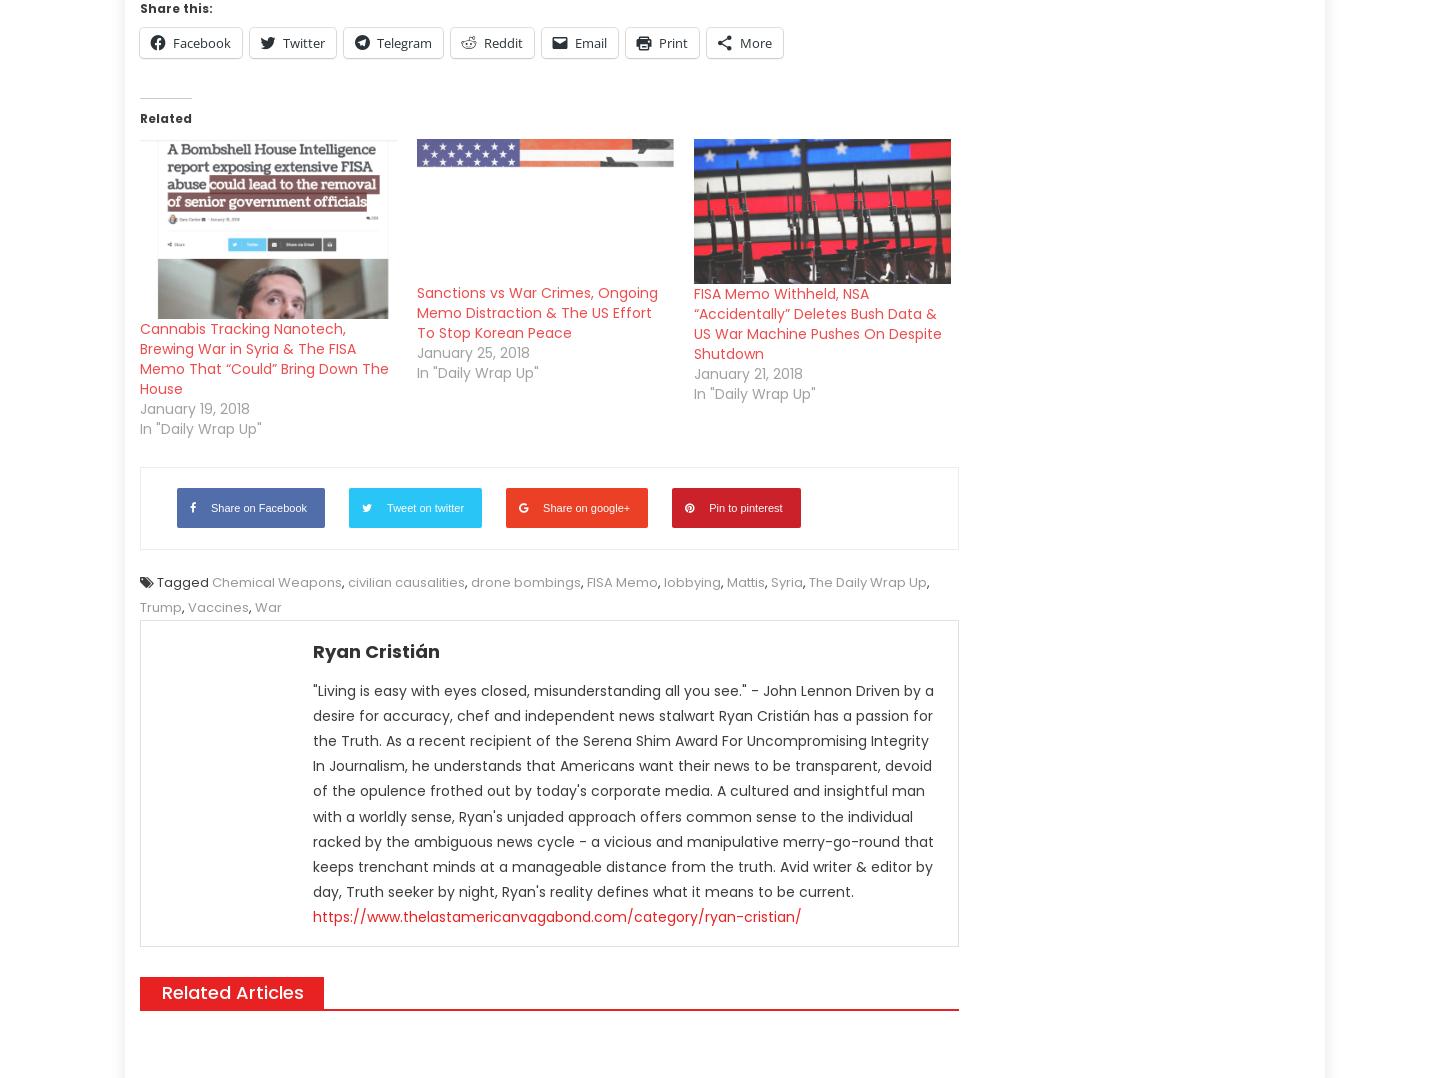 The image size is (1450, 1078). Describe the element at coordinates (200, 43) in the screenshot. I see `'Facebook'` at that location.